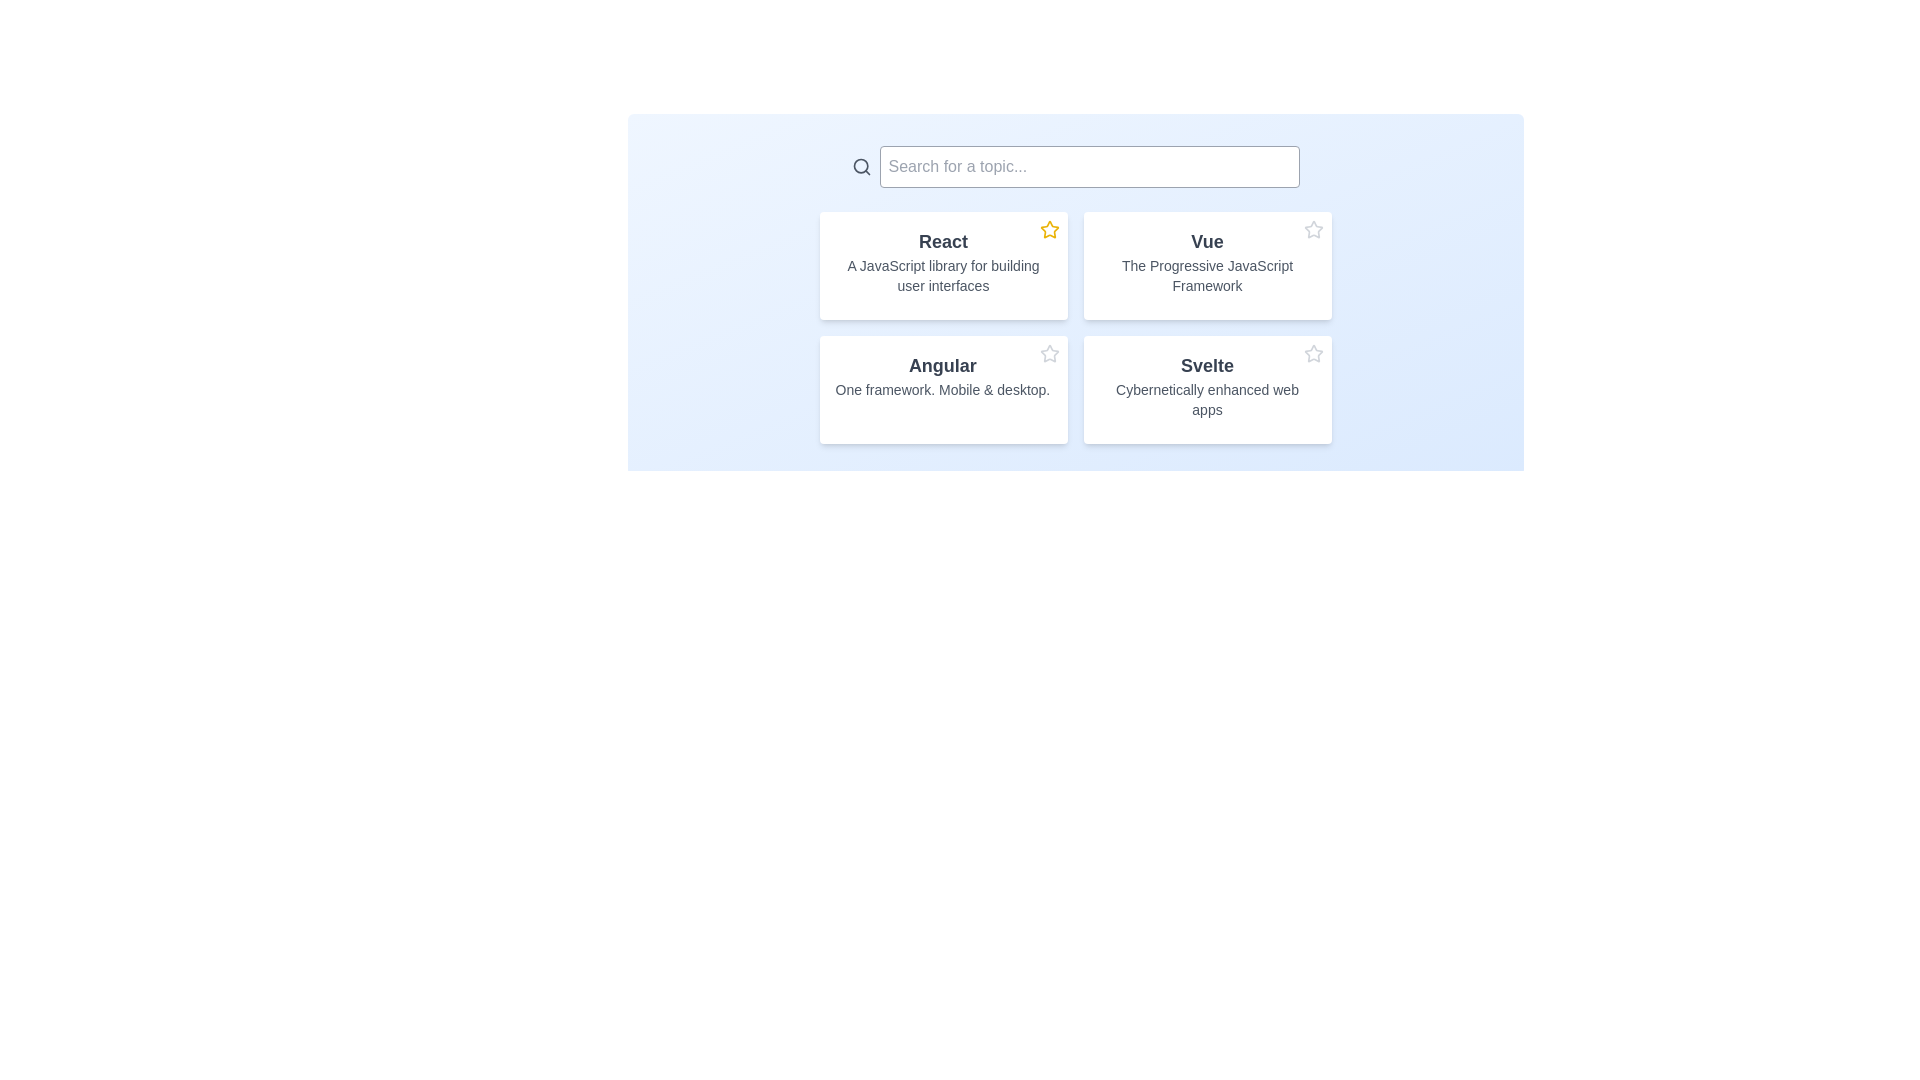  What do you see at coordinates (1313, 352) in the screenshot?
I see `the star-shaped icon with a thin stroke in gray color located in the top-right corner of the card labeled 'Svelte'` at bounding box center [1313, 352].